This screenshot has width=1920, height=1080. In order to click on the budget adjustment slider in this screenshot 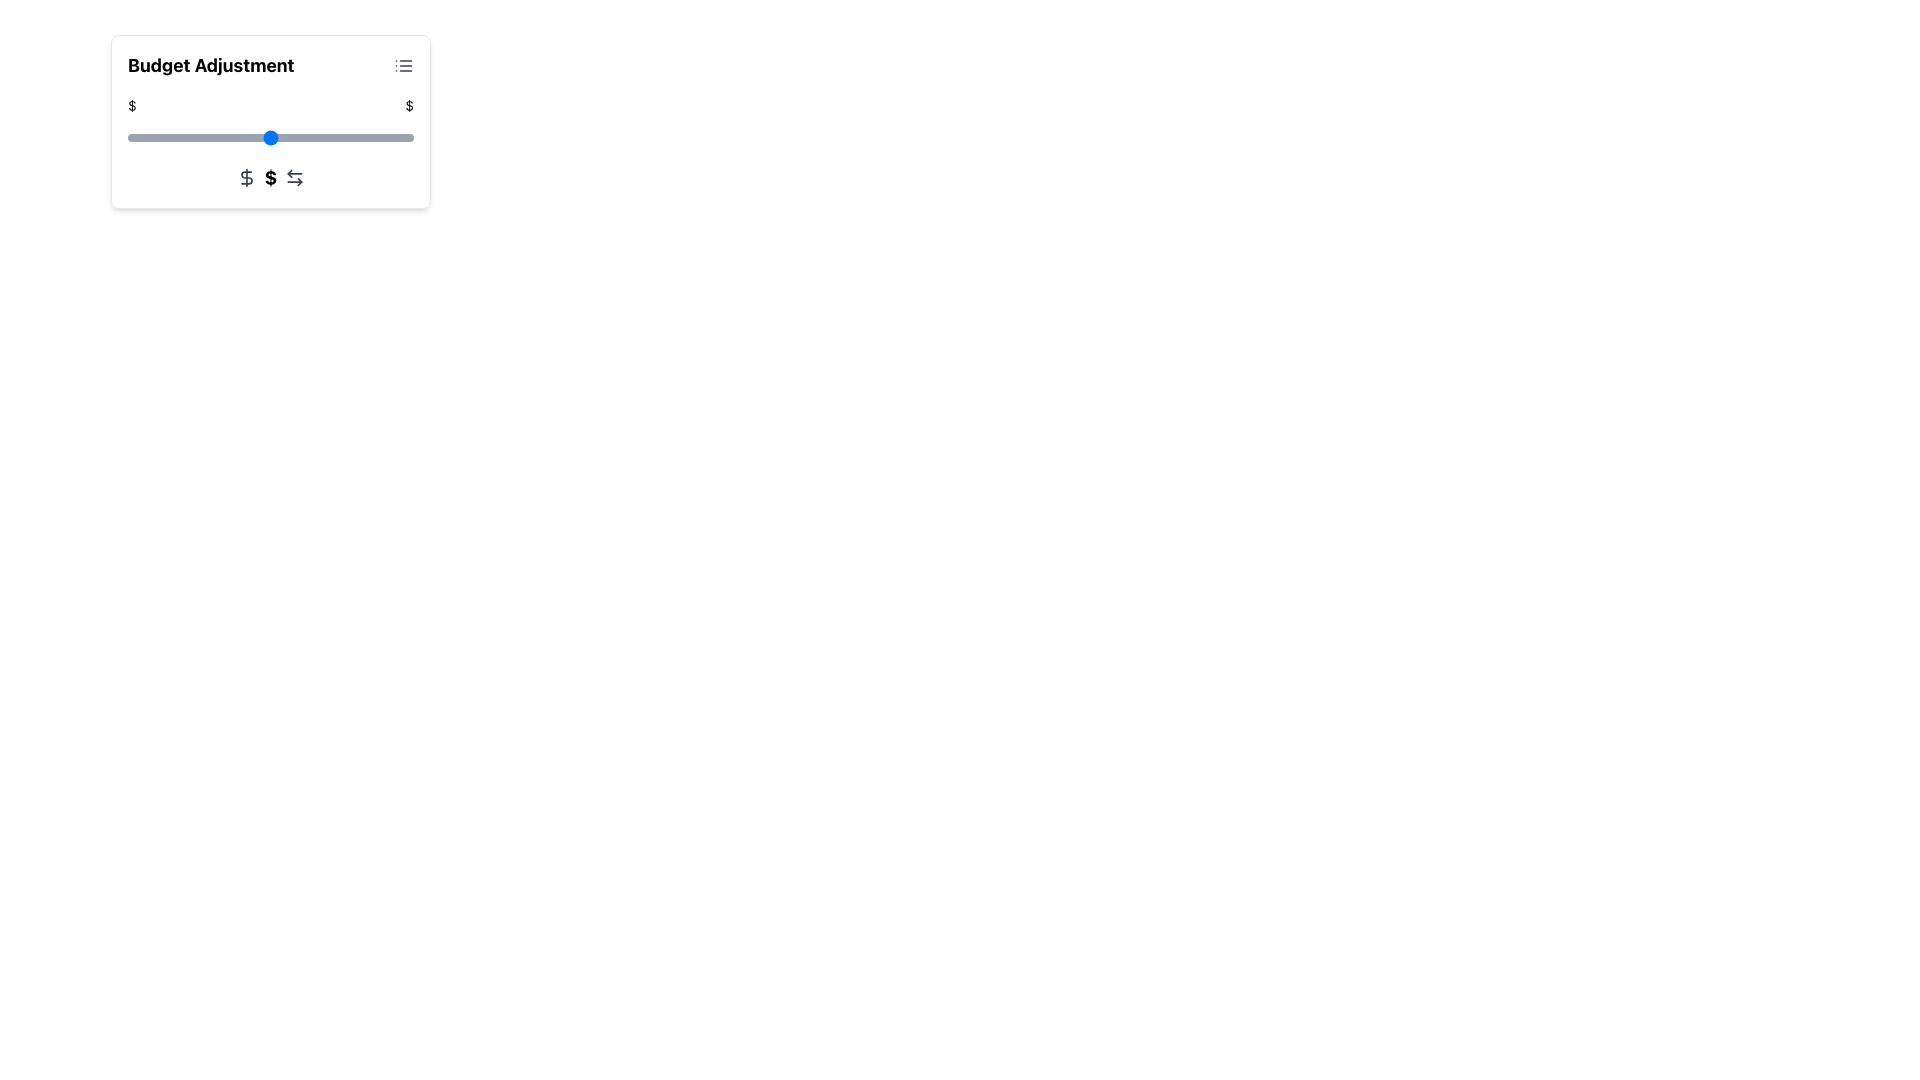, I will do `click(284, 137)`.